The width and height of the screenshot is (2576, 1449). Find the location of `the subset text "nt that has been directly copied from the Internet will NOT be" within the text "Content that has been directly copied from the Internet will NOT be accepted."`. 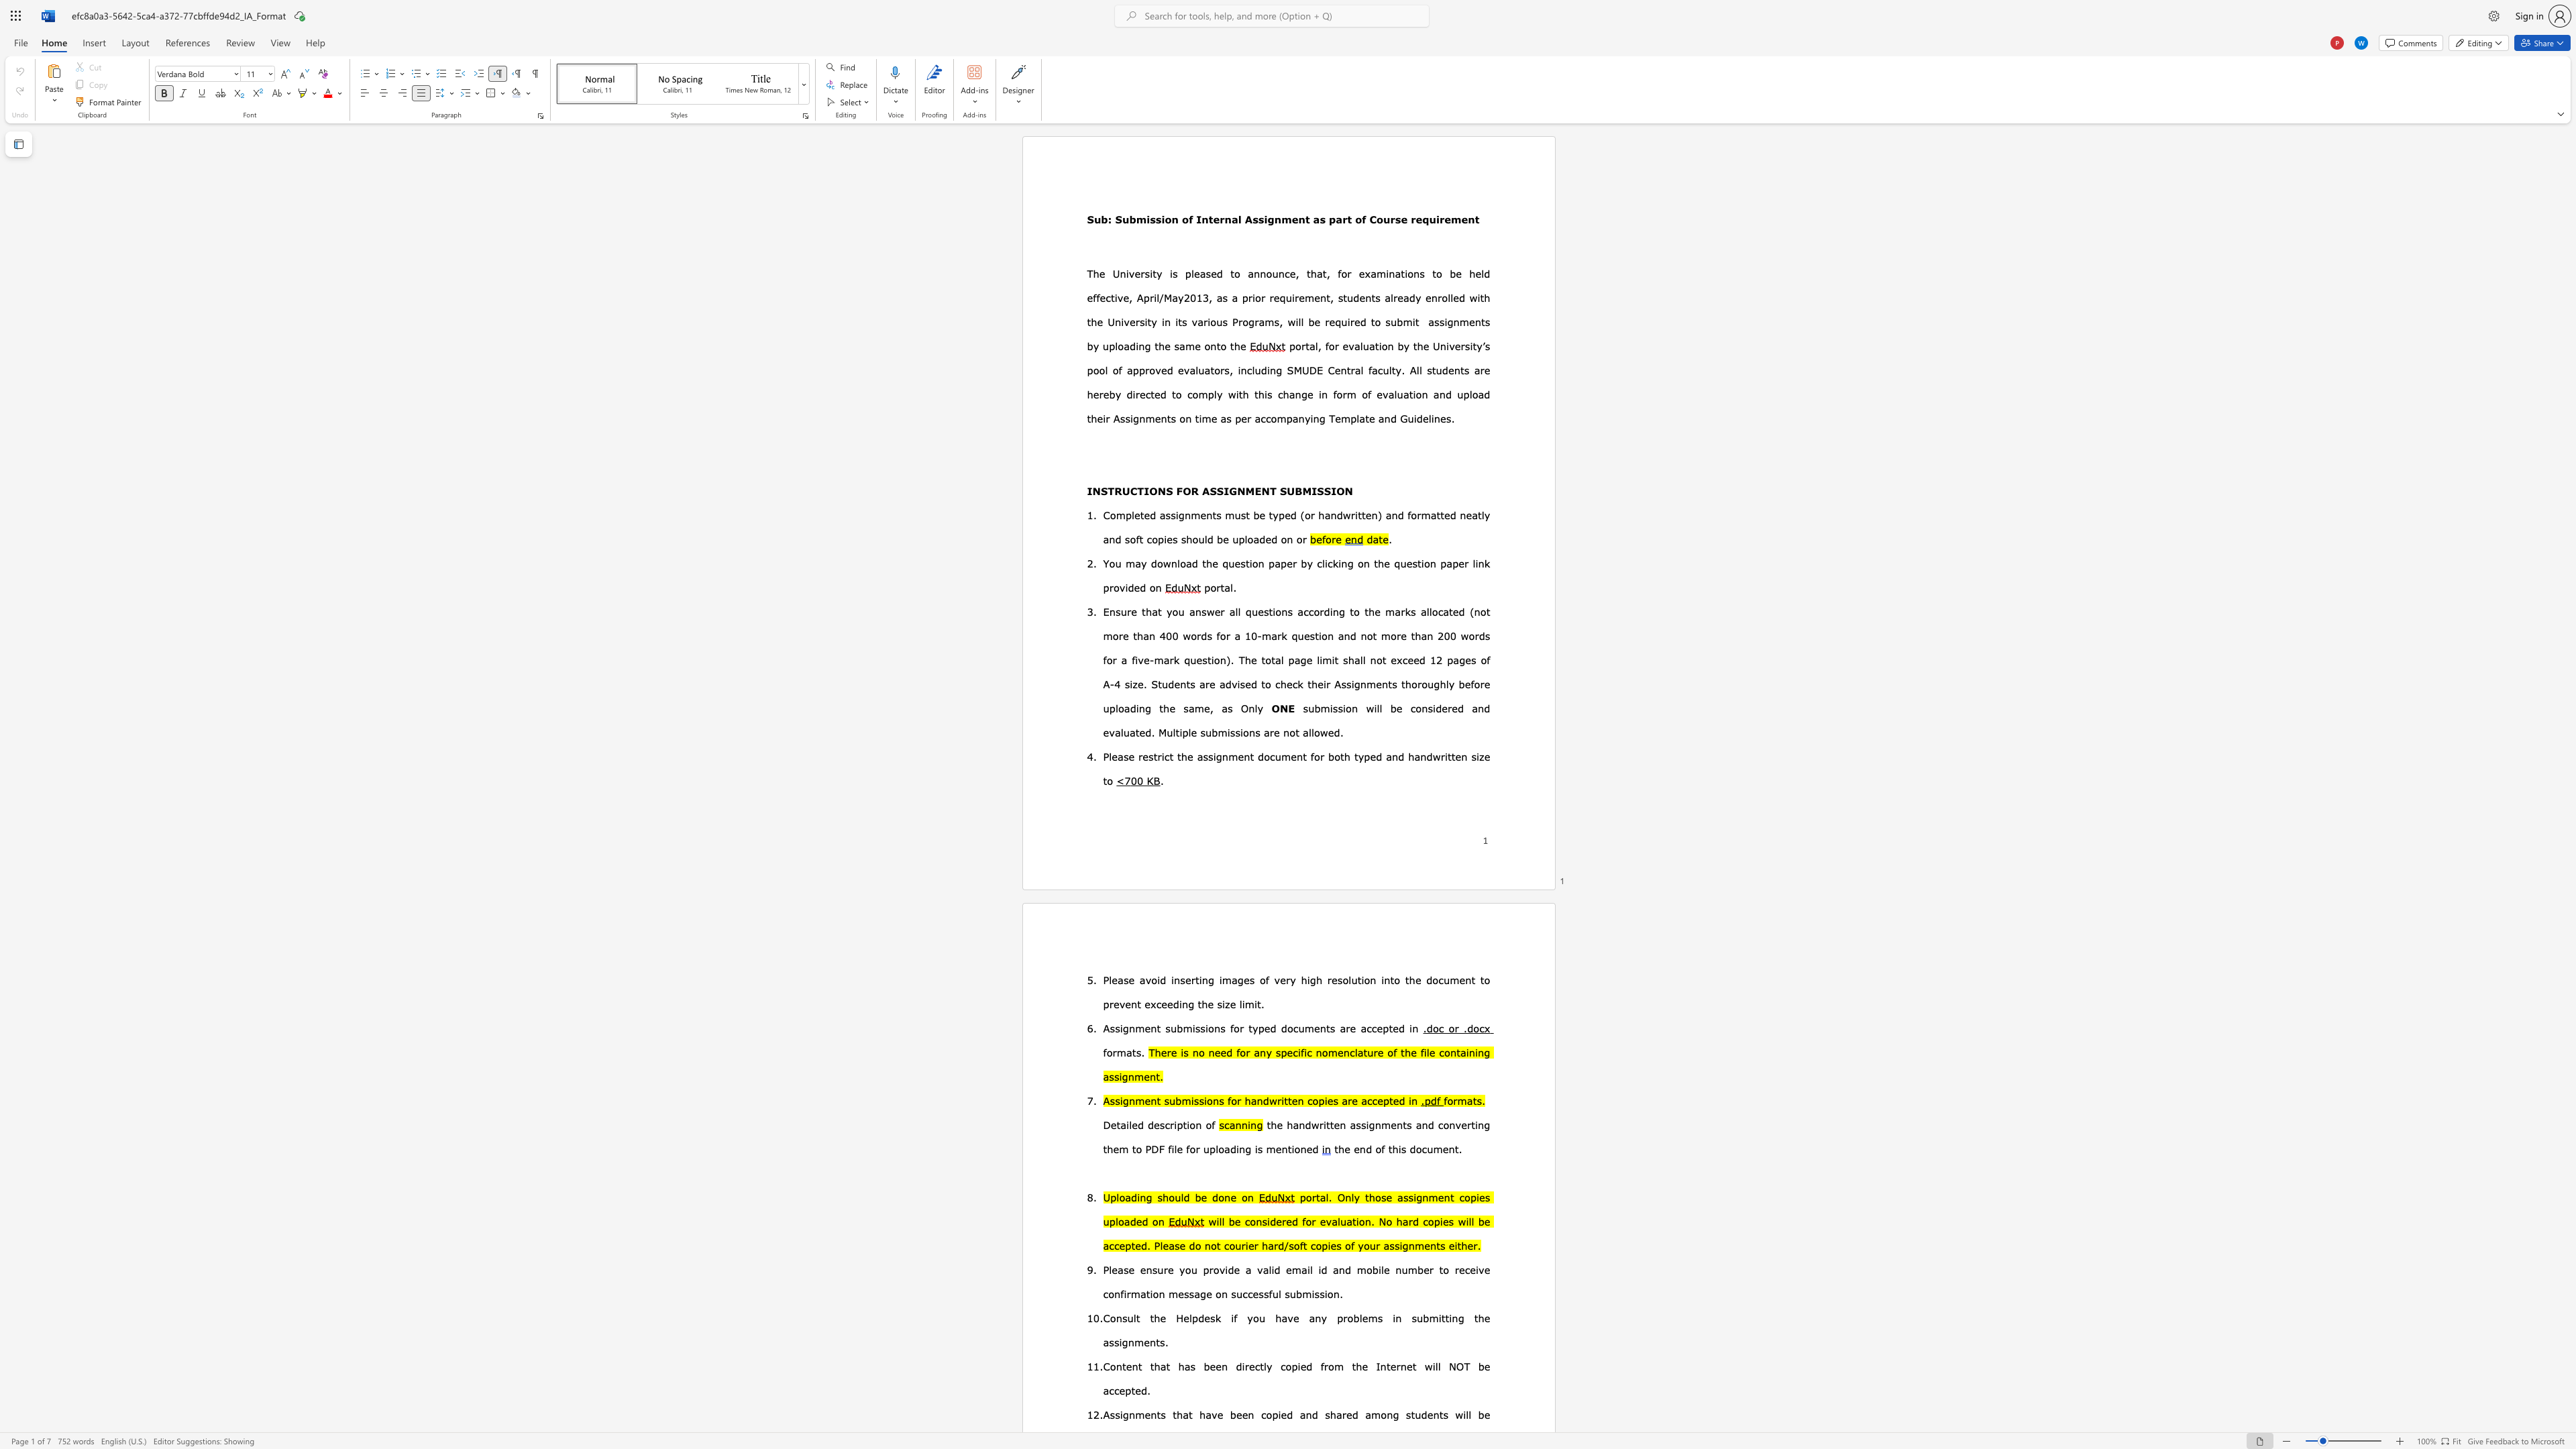

the subset text "nt that has been directly copied from the Internet will NOT be" within the text "Content that has been directly copied from the Internet will NOT be accepted." is located at coordinates (1130, 1366).